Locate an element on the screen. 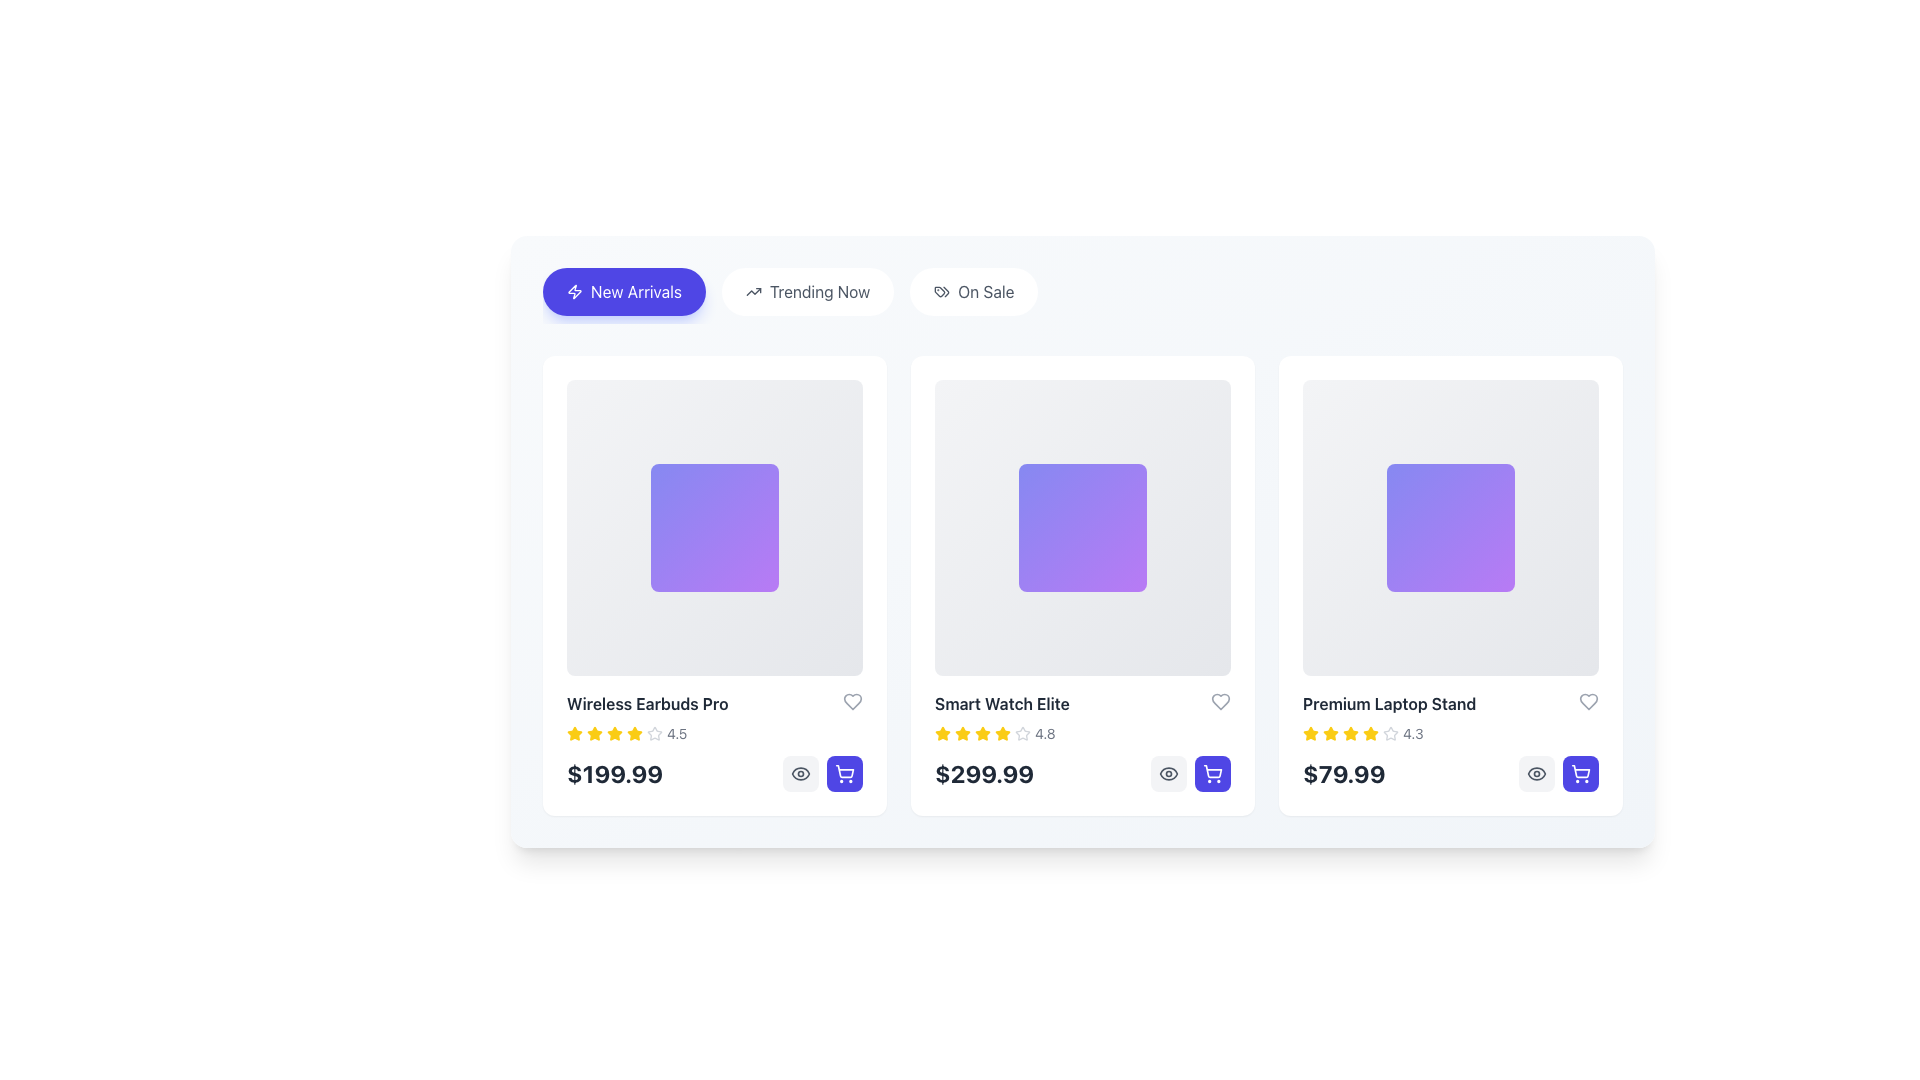  the fourth star icon indicating the star-based rating for the product 'Premium Laptop Stand.' is located at coordinates (1350, 733).